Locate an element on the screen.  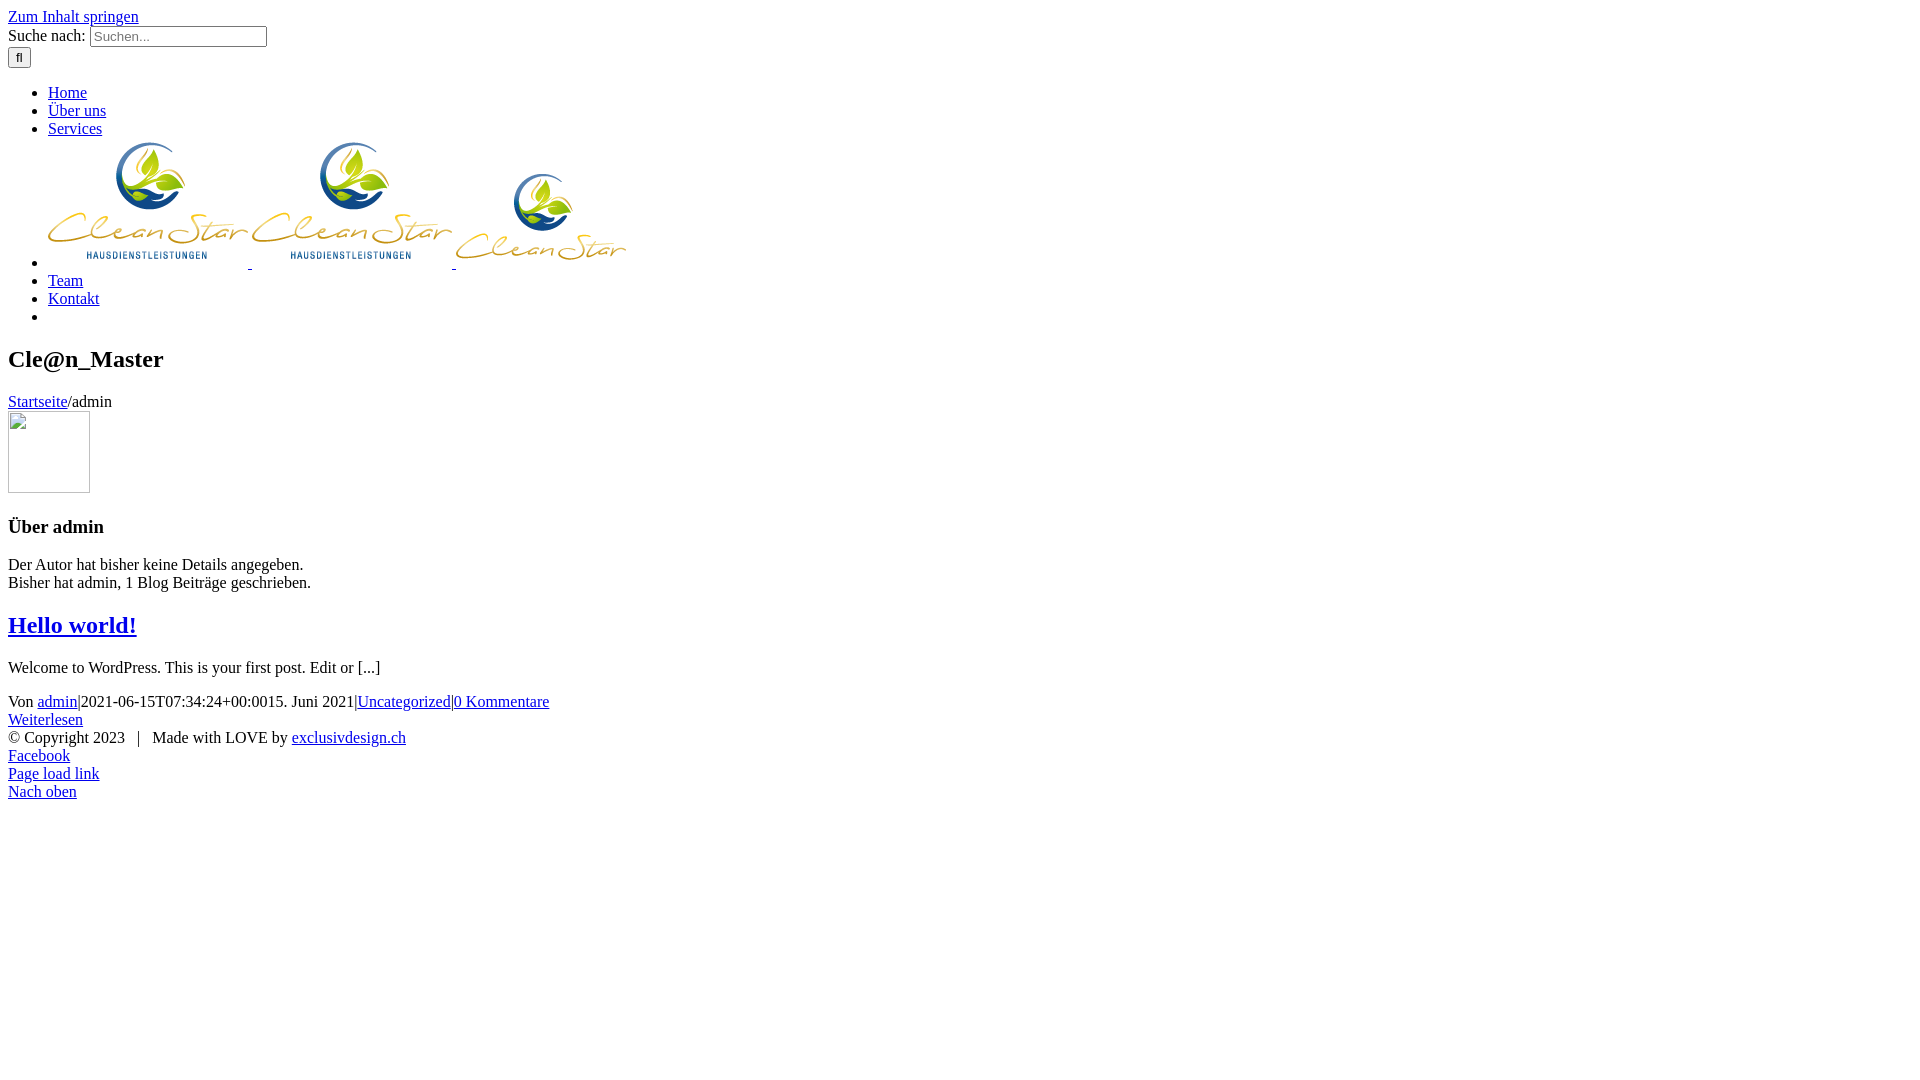
'0 Kommentare' is located at coordinates (502, 700).